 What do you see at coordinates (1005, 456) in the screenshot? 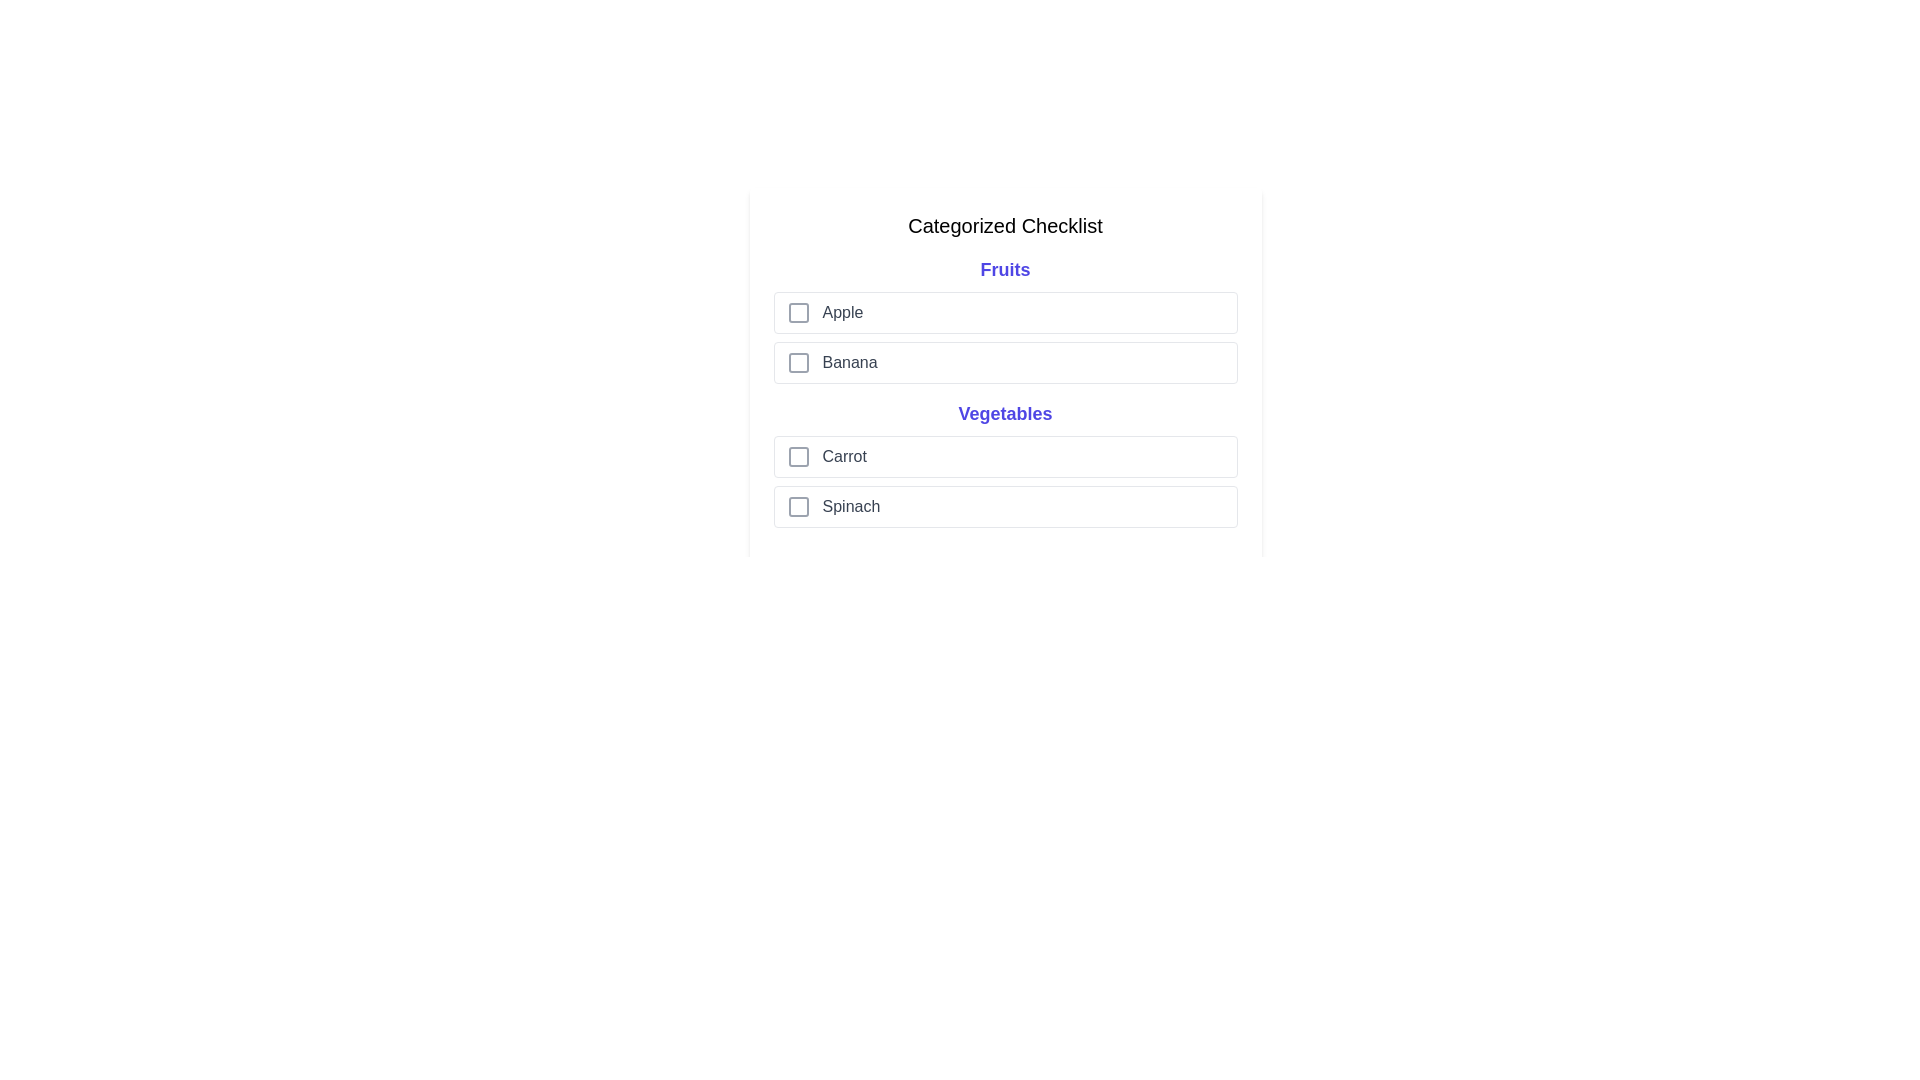
I see `the checkbox for 'Carrot' in the 'Vegetables' section` at bounding box center [1005, 456].